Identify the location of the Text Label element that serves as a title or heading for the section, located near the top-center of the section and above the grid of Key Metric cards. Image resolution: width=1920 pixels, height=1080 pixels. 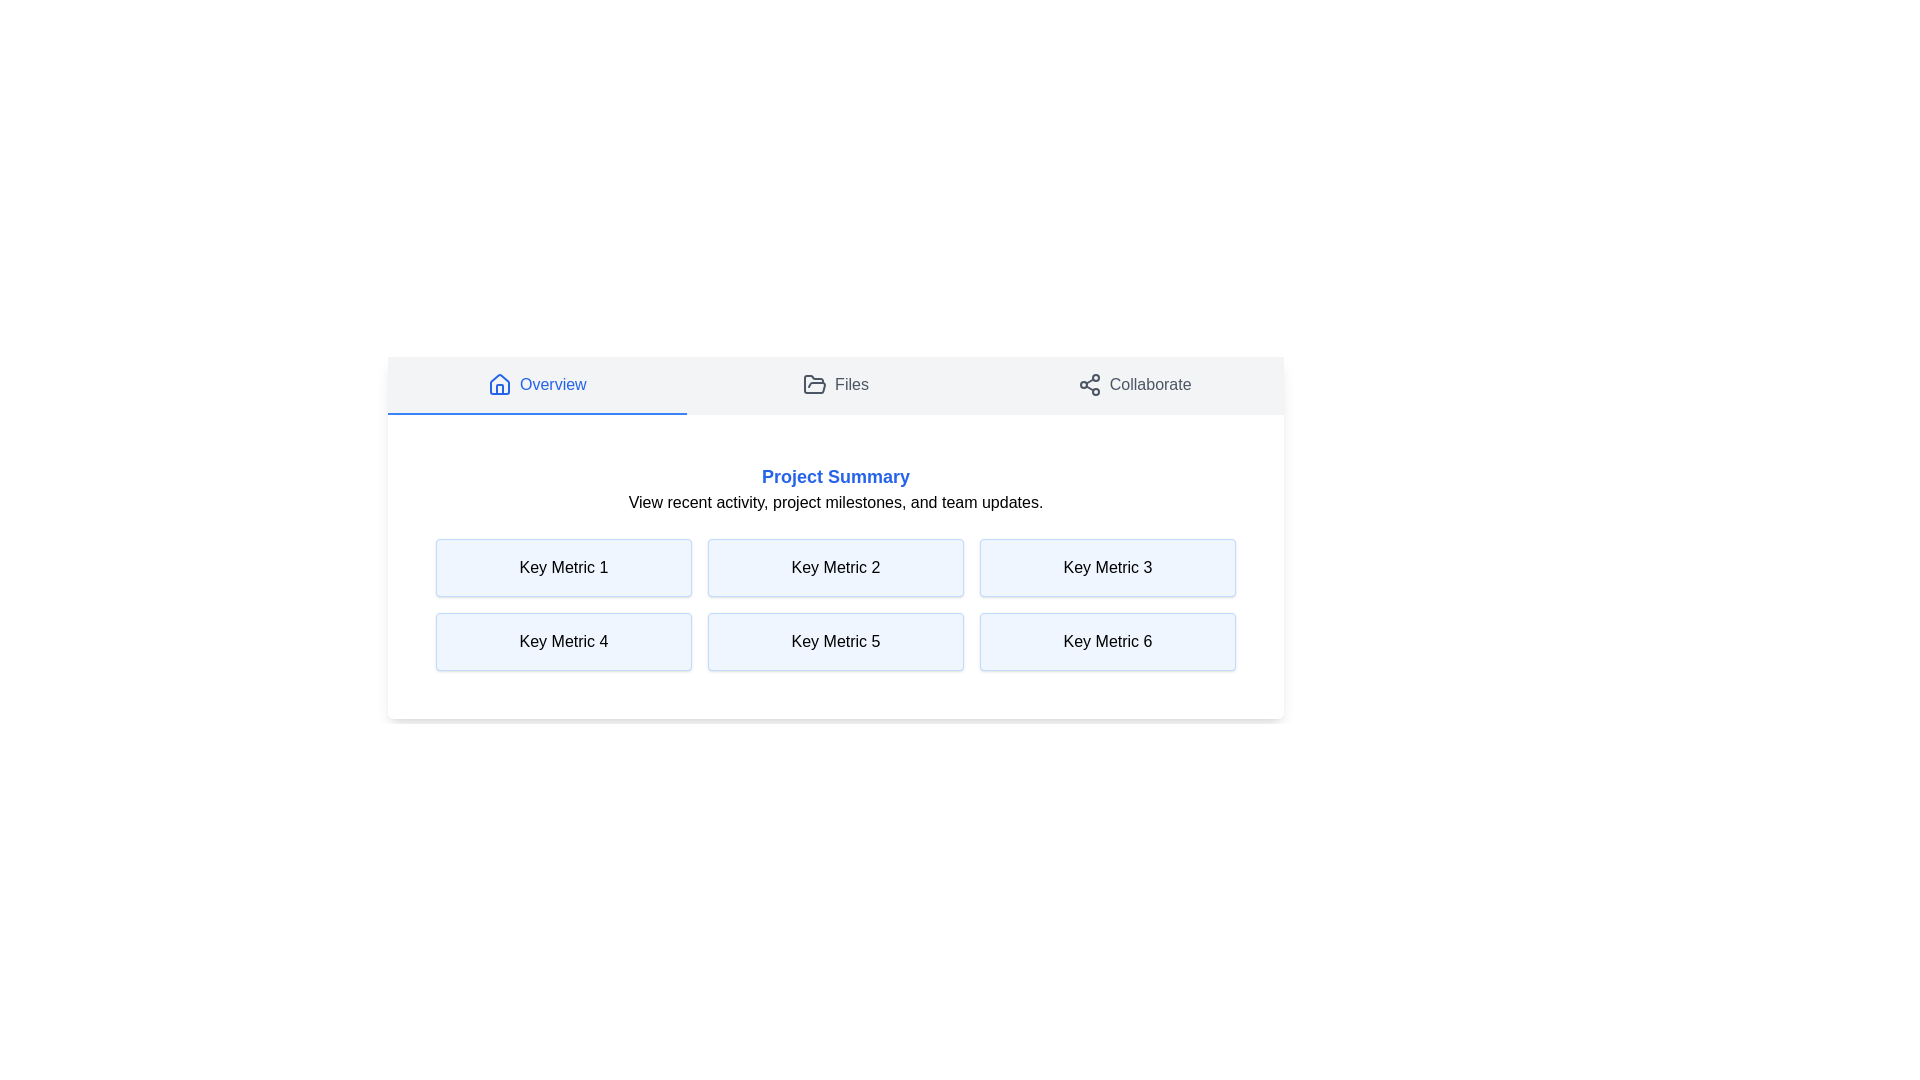
(835, 477).